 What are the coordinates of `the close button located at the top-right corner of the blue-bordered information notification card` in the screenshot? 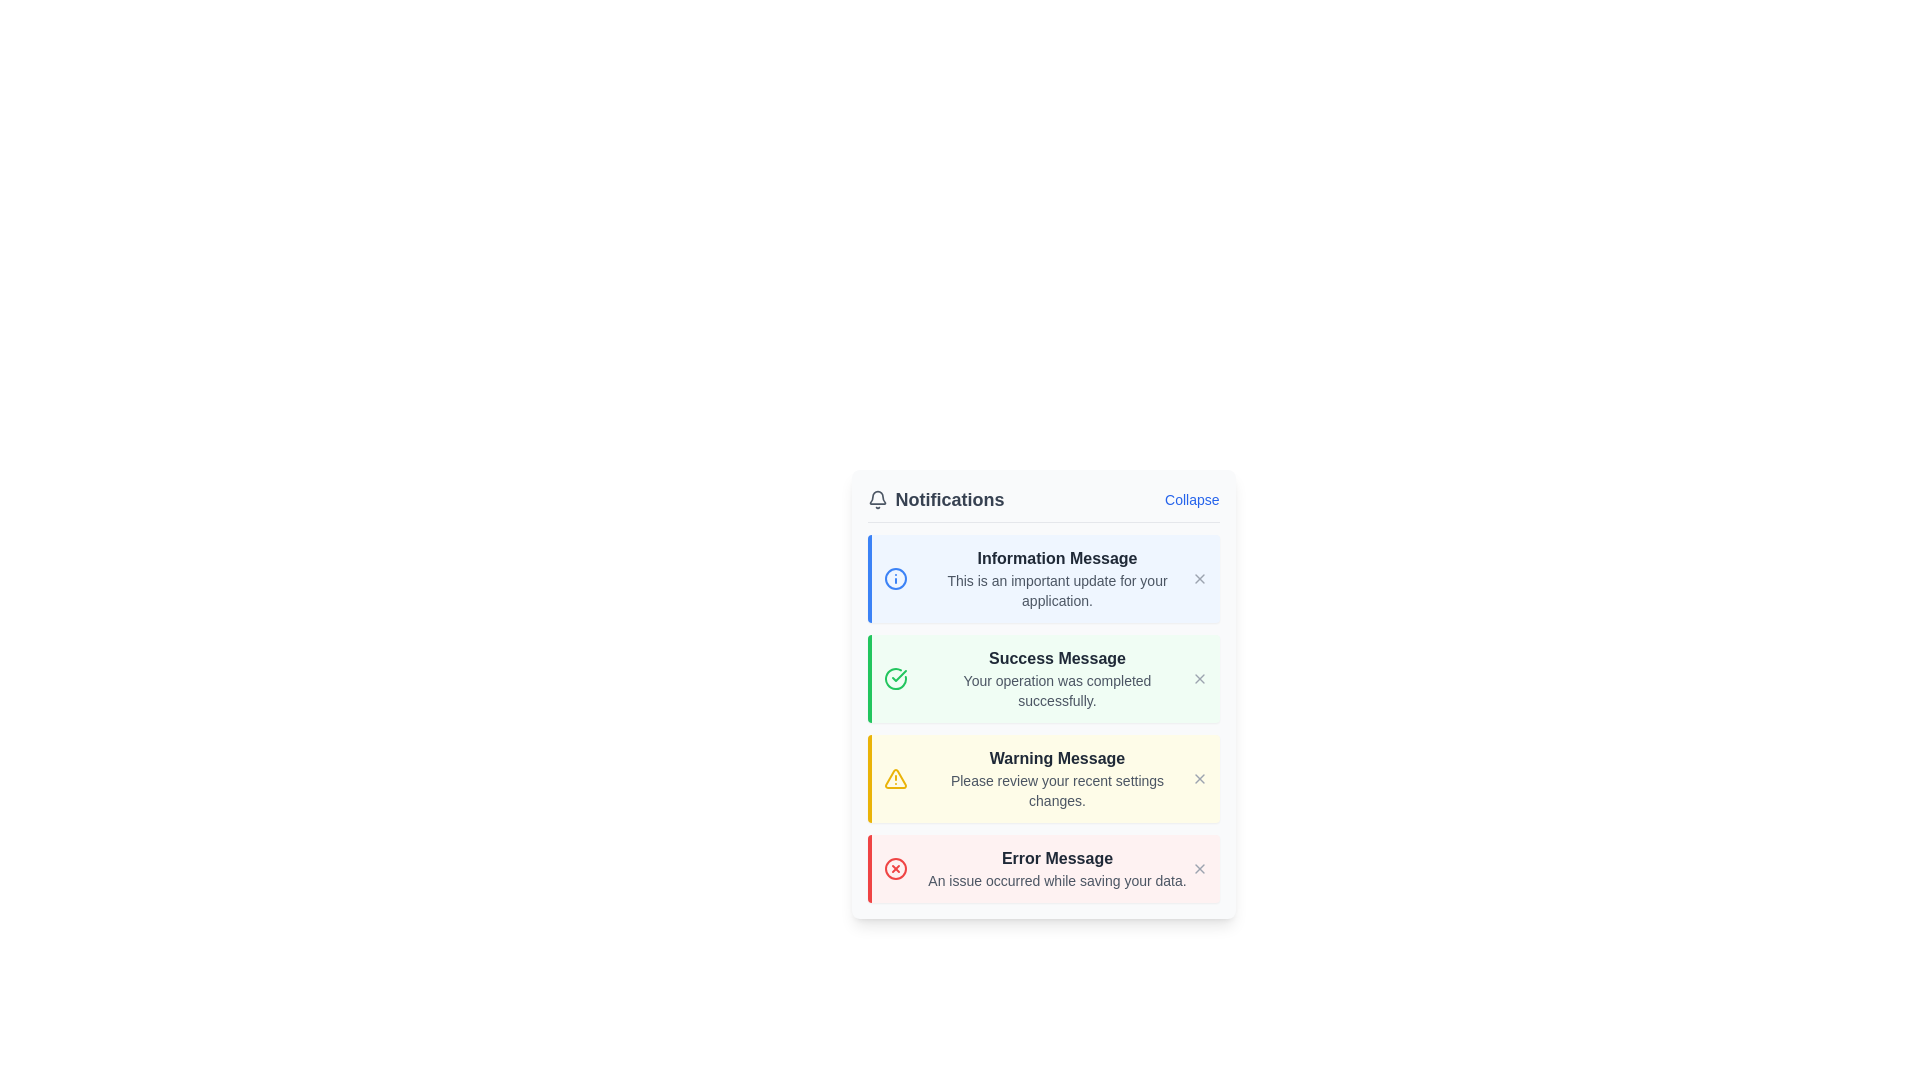 It's located at (1199, 578).